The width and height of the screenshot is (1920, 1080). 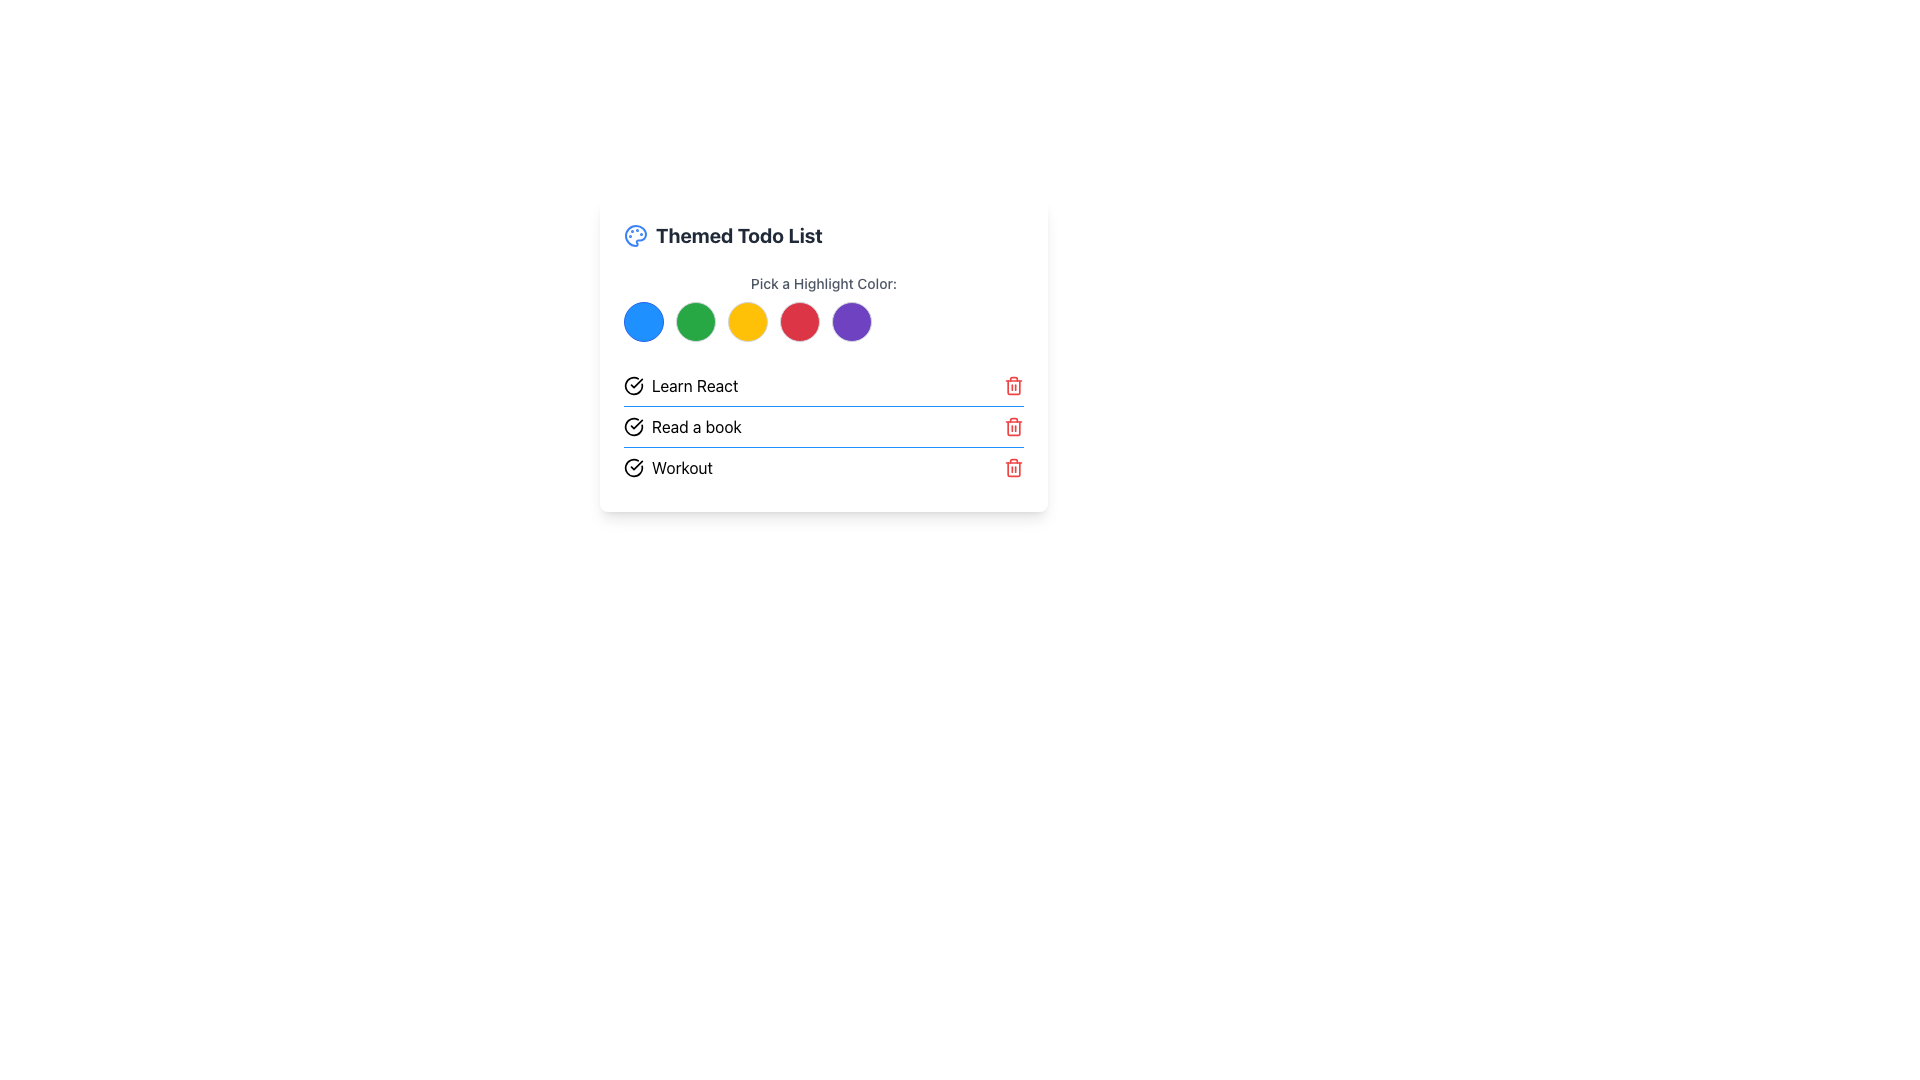 What do you see at coordinates (681, 385) in the screenshot?
I see `the text label for the first task in the themed todo list, which is positioned above the entries 'Read a book' and 'Workout'` at bounding box center [681, 385].